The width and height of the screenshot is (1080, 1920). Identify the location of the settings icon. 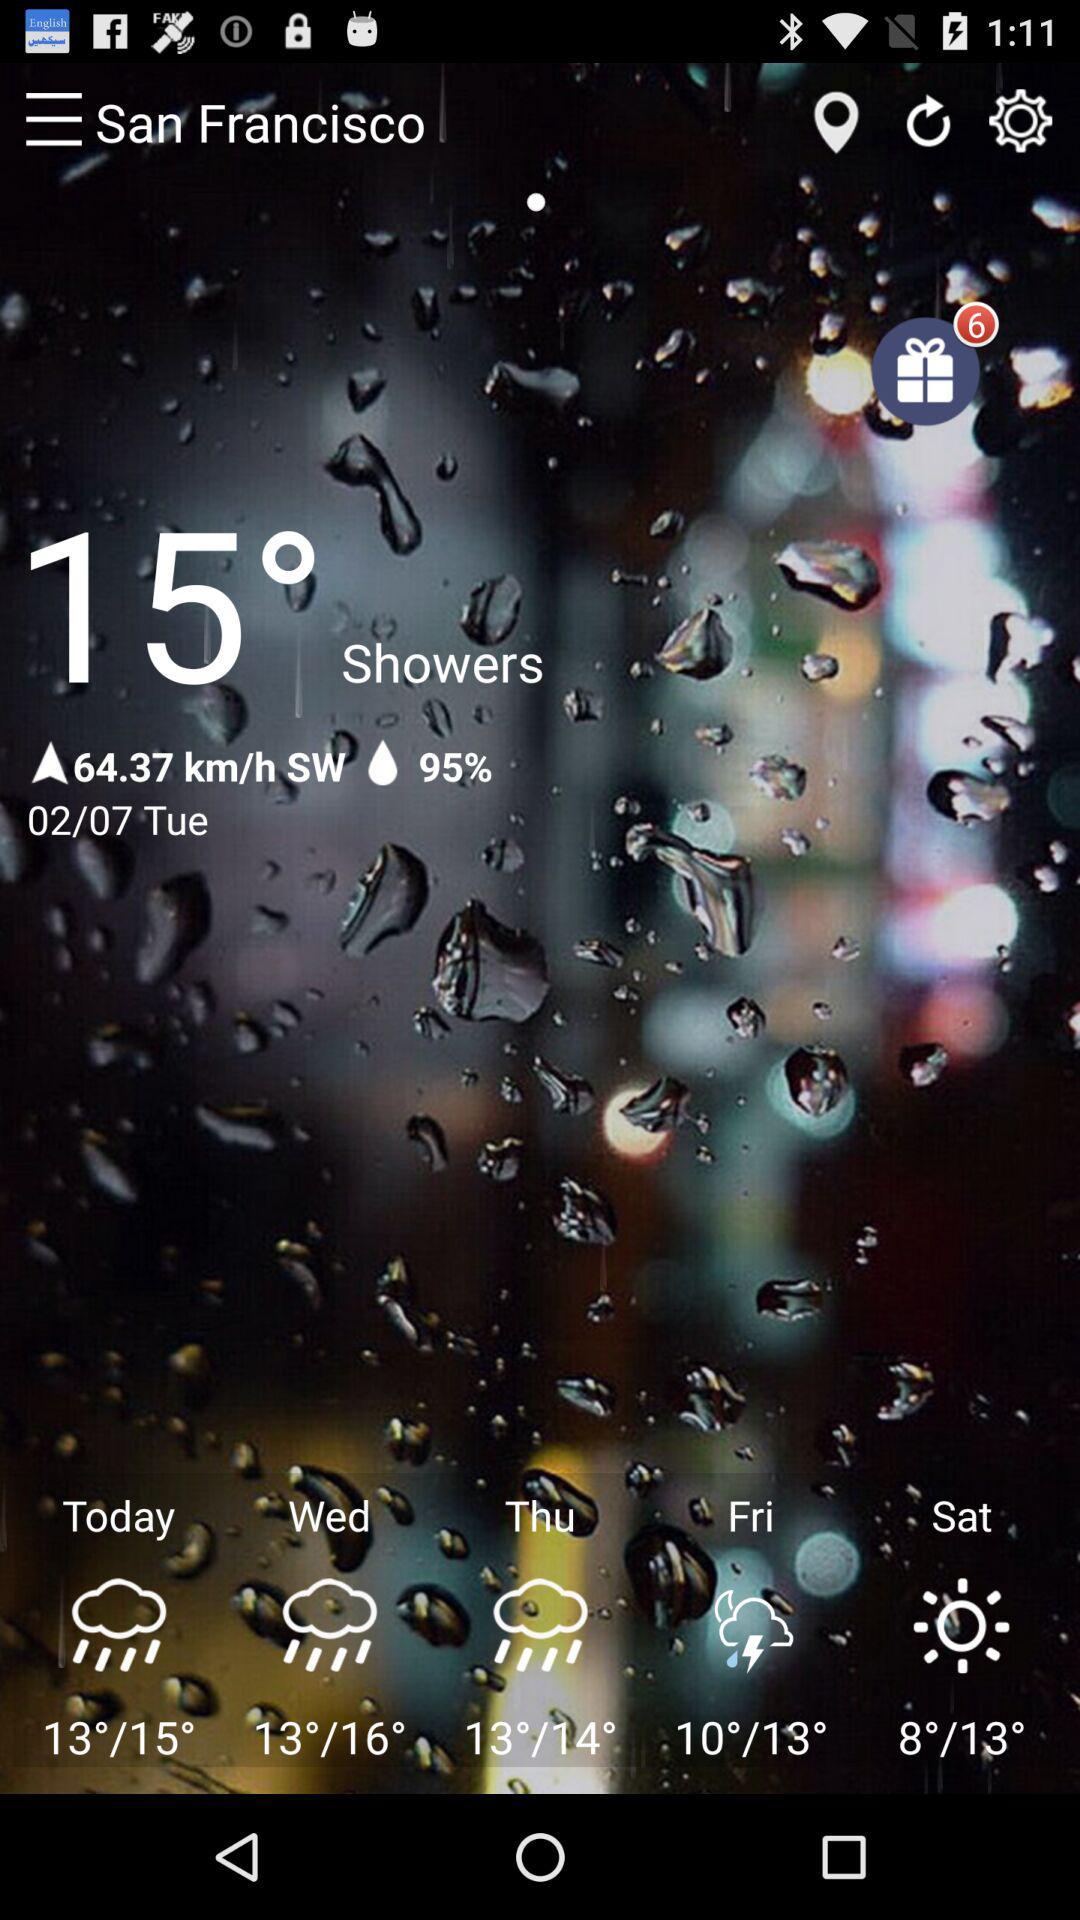
(1020, 129).